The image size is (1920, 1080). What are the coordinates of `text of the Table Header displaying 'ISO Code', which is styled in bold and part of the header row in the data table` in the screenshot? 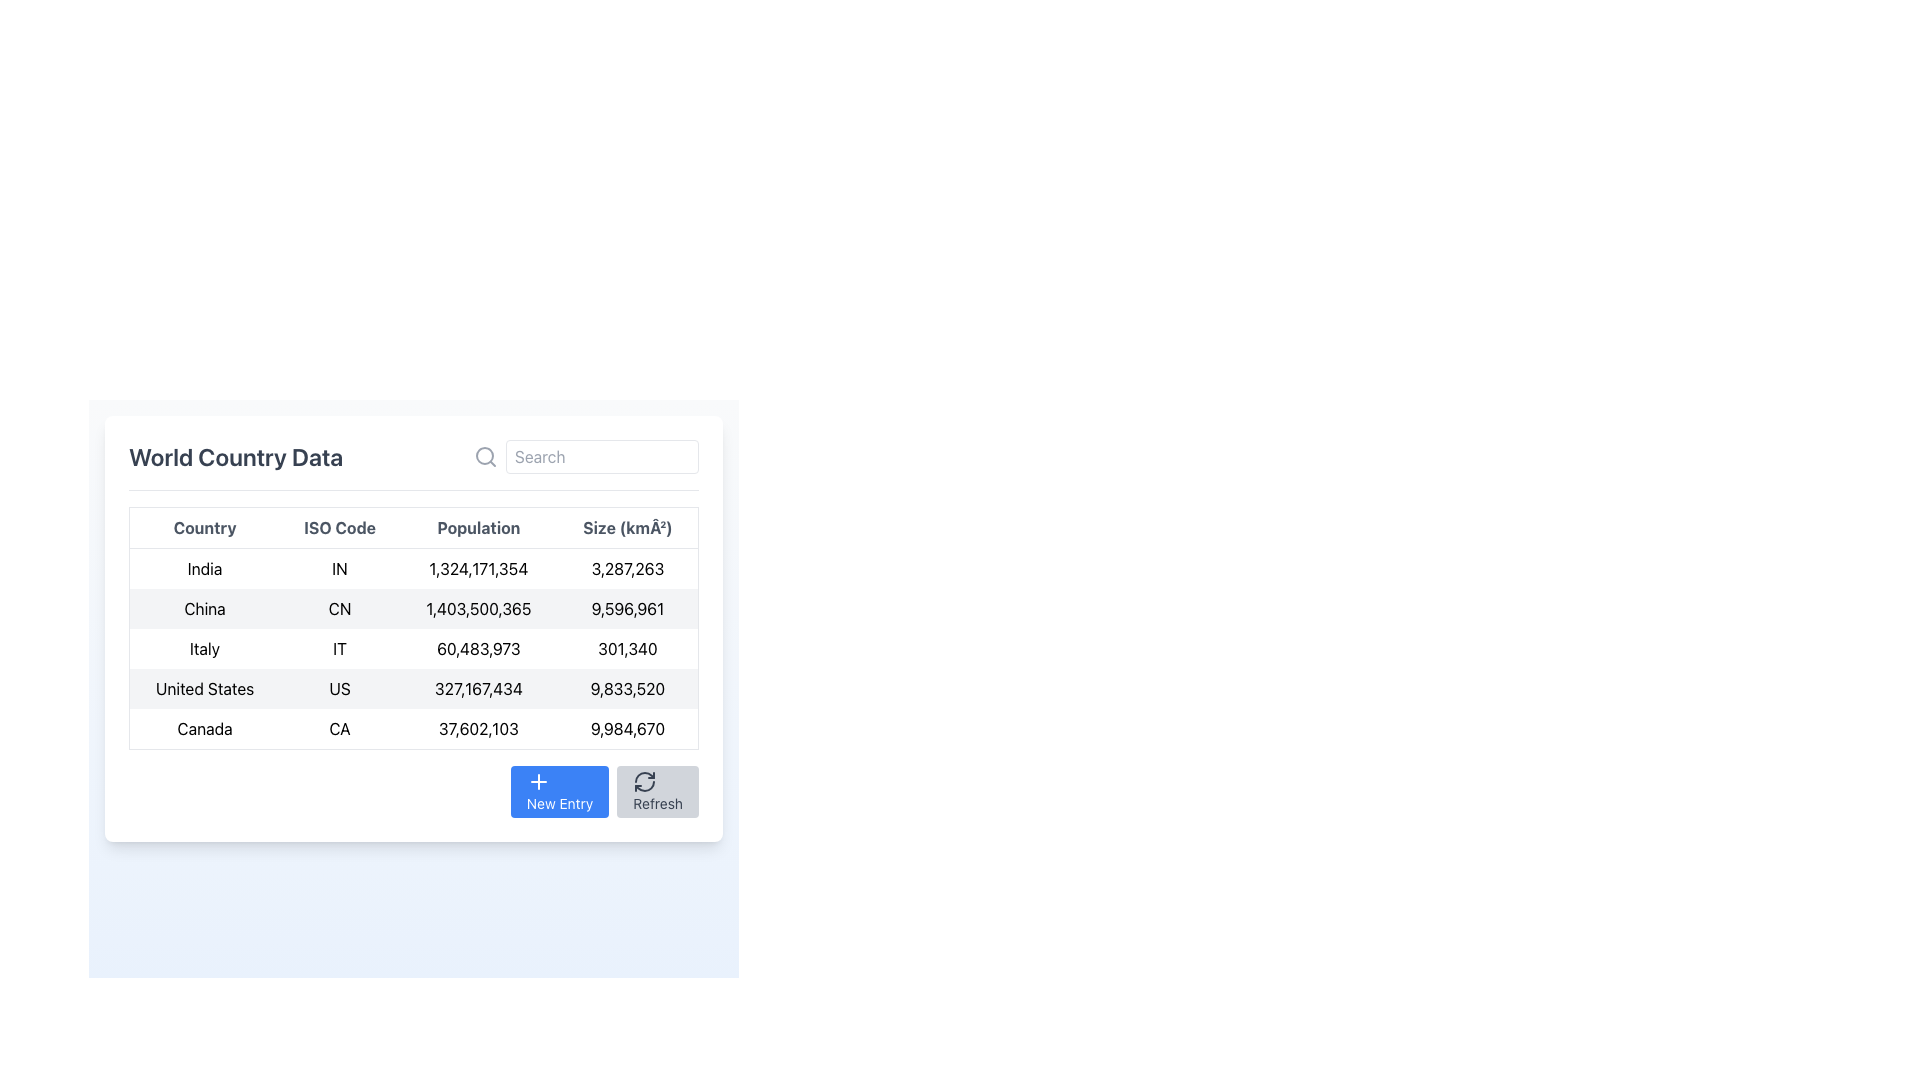 It's located at (340, 527).